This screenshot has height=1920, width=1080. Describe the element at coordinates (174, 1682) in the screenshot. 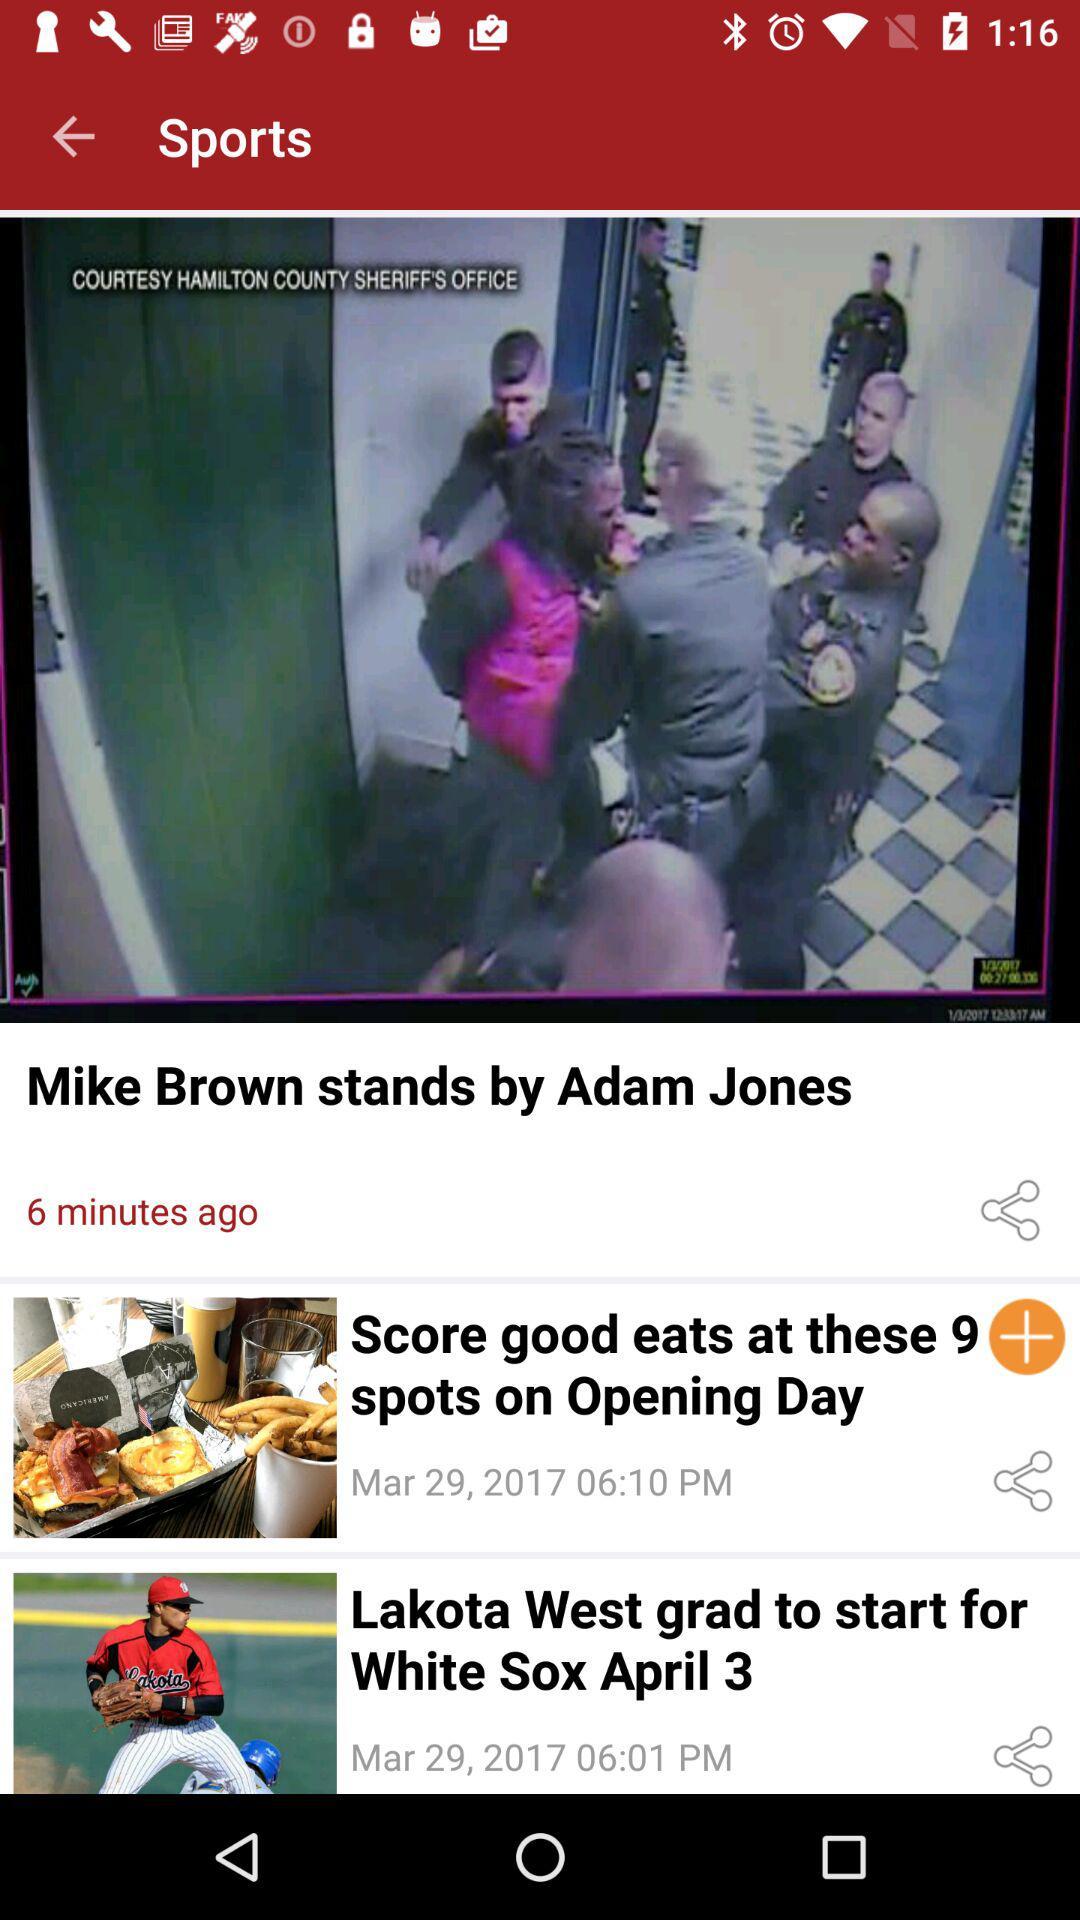

I see `selected video` at that location.